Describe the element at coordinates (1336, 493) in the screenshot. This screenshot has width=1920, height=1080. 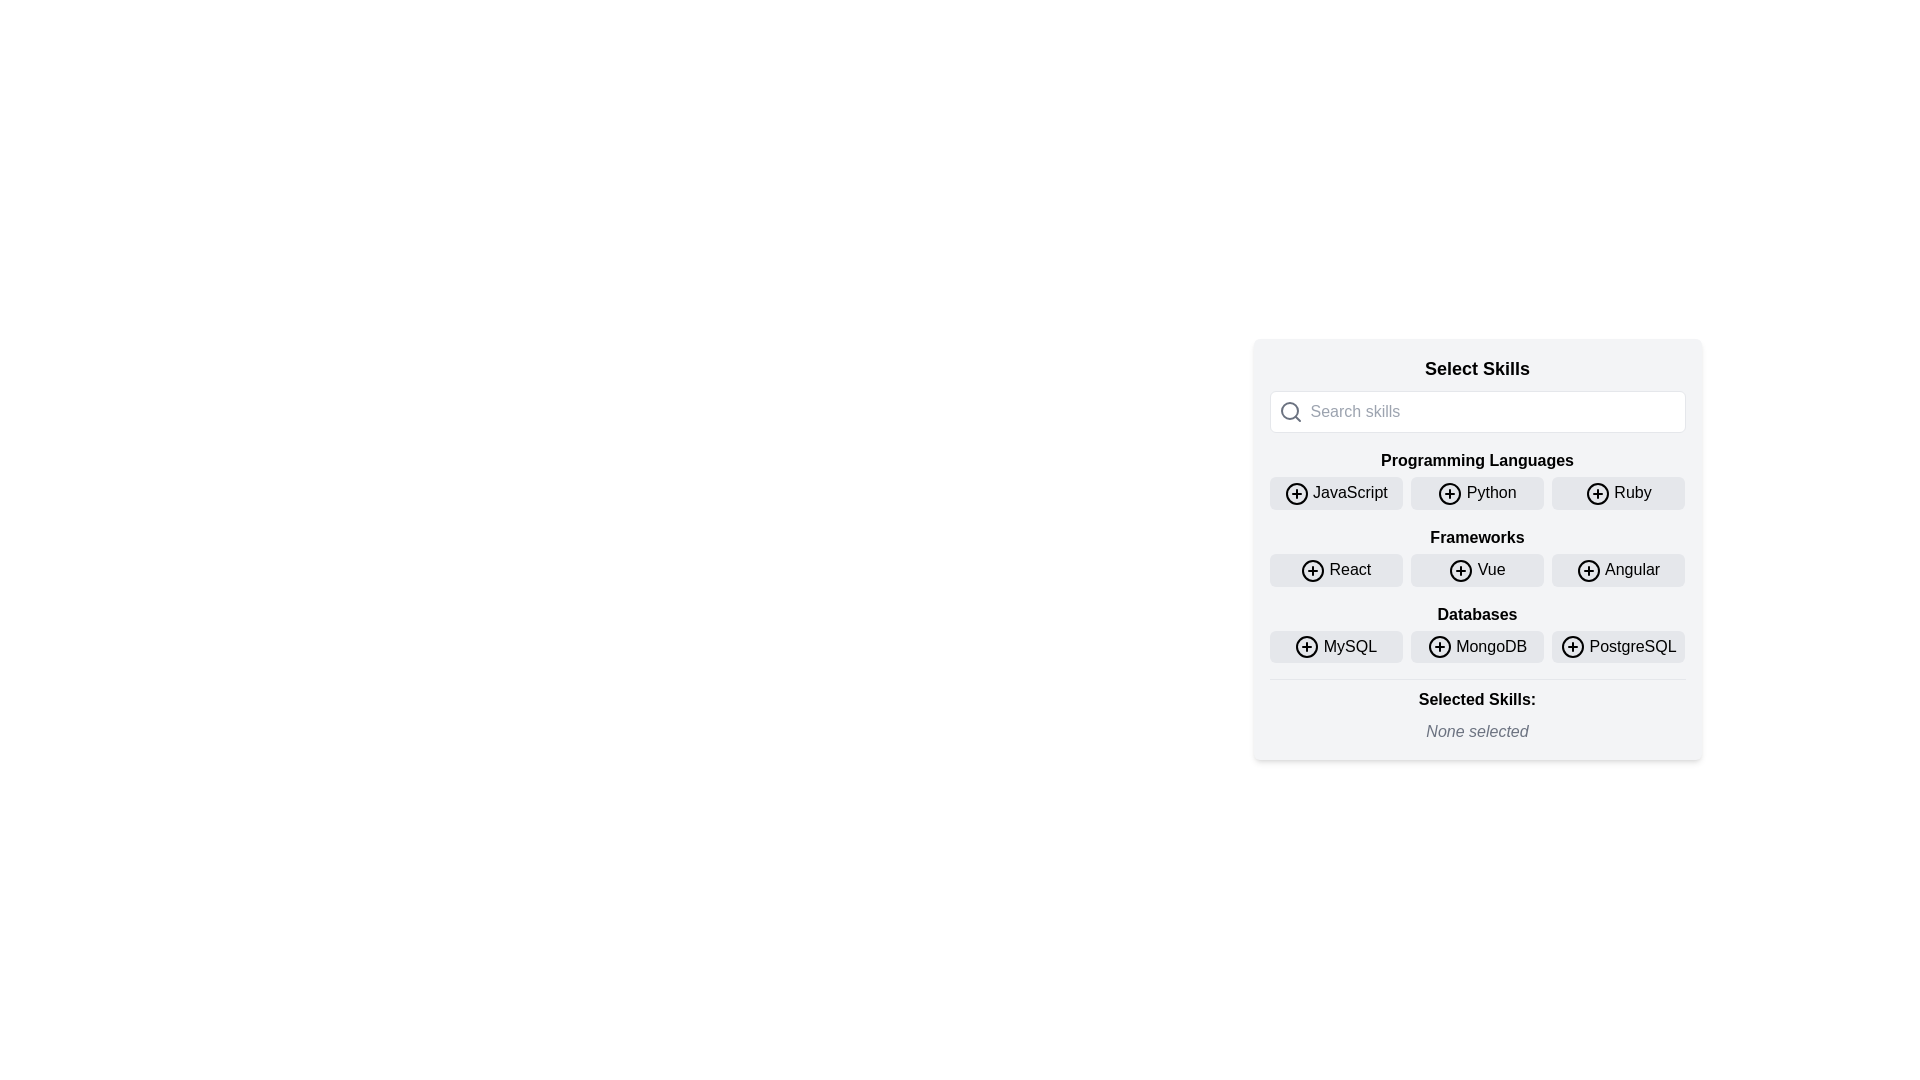
I see `the 'JavaScript' button, which is a rectangular button with rounded corners, a light gray background, and a circular icon with a plus sign to the left of the text` at that location.